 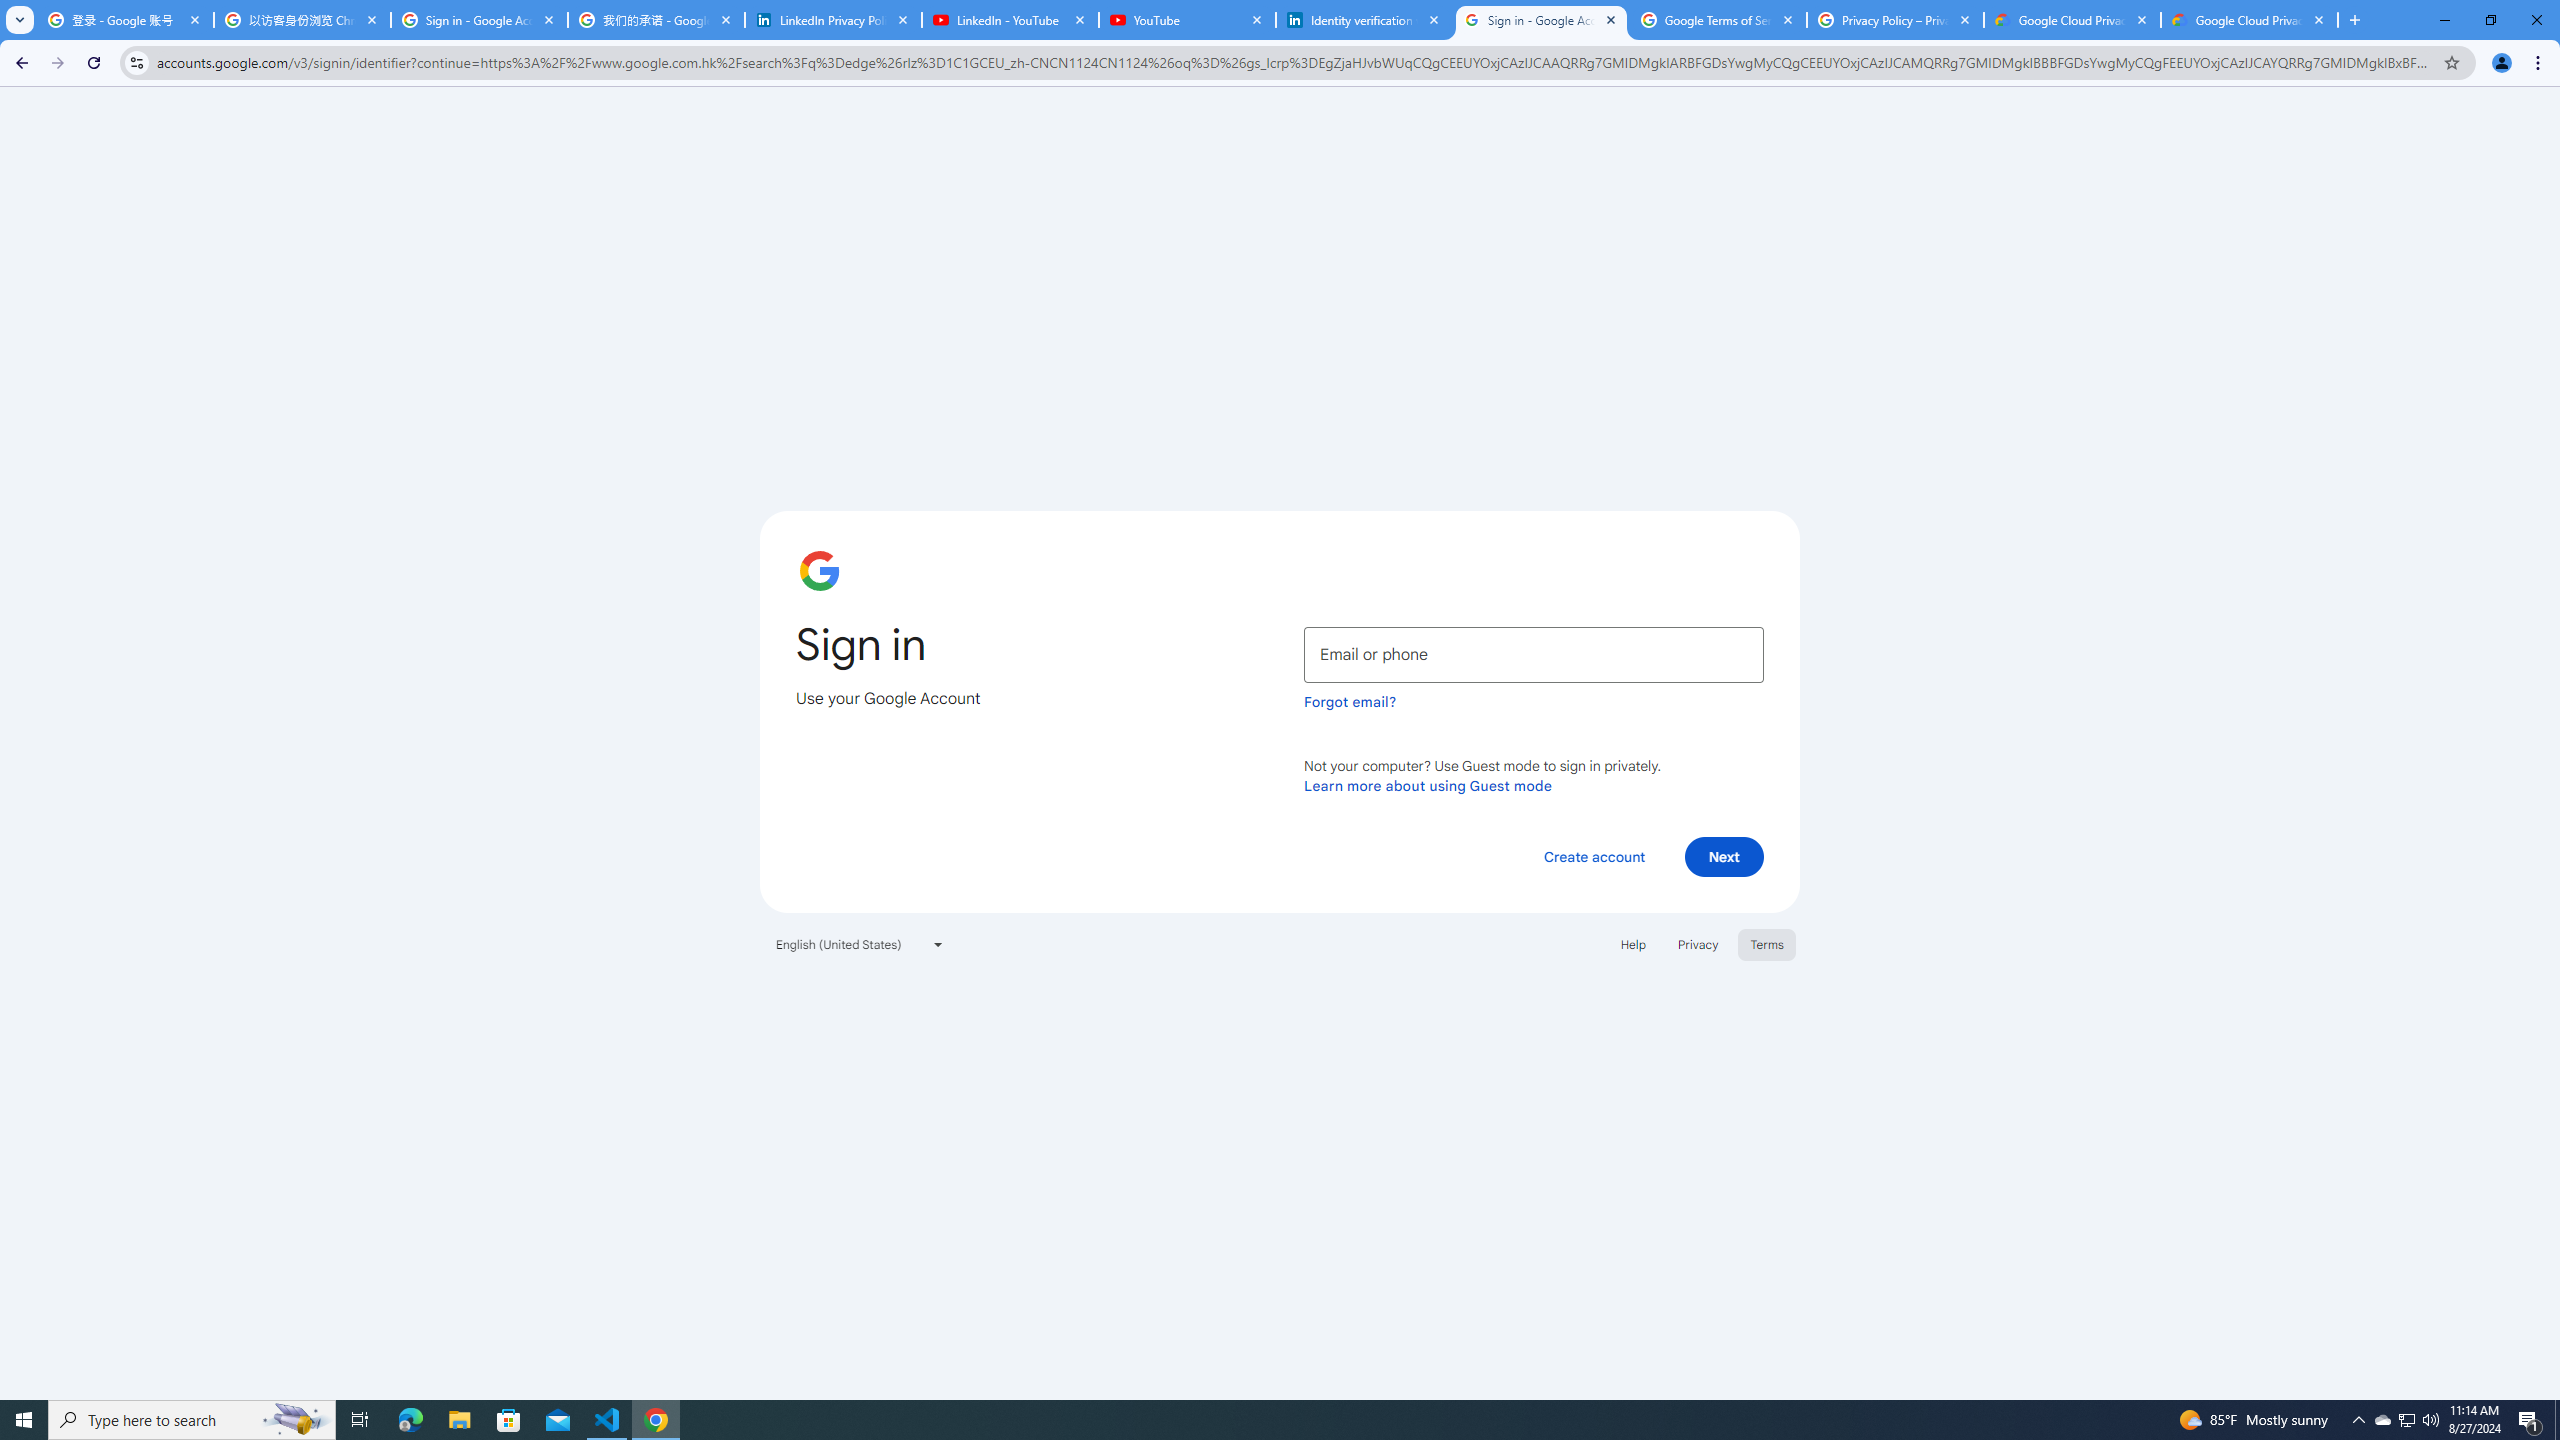 I want to click on 'Sign in - Google Accounts', so click(x=1540, y=19).